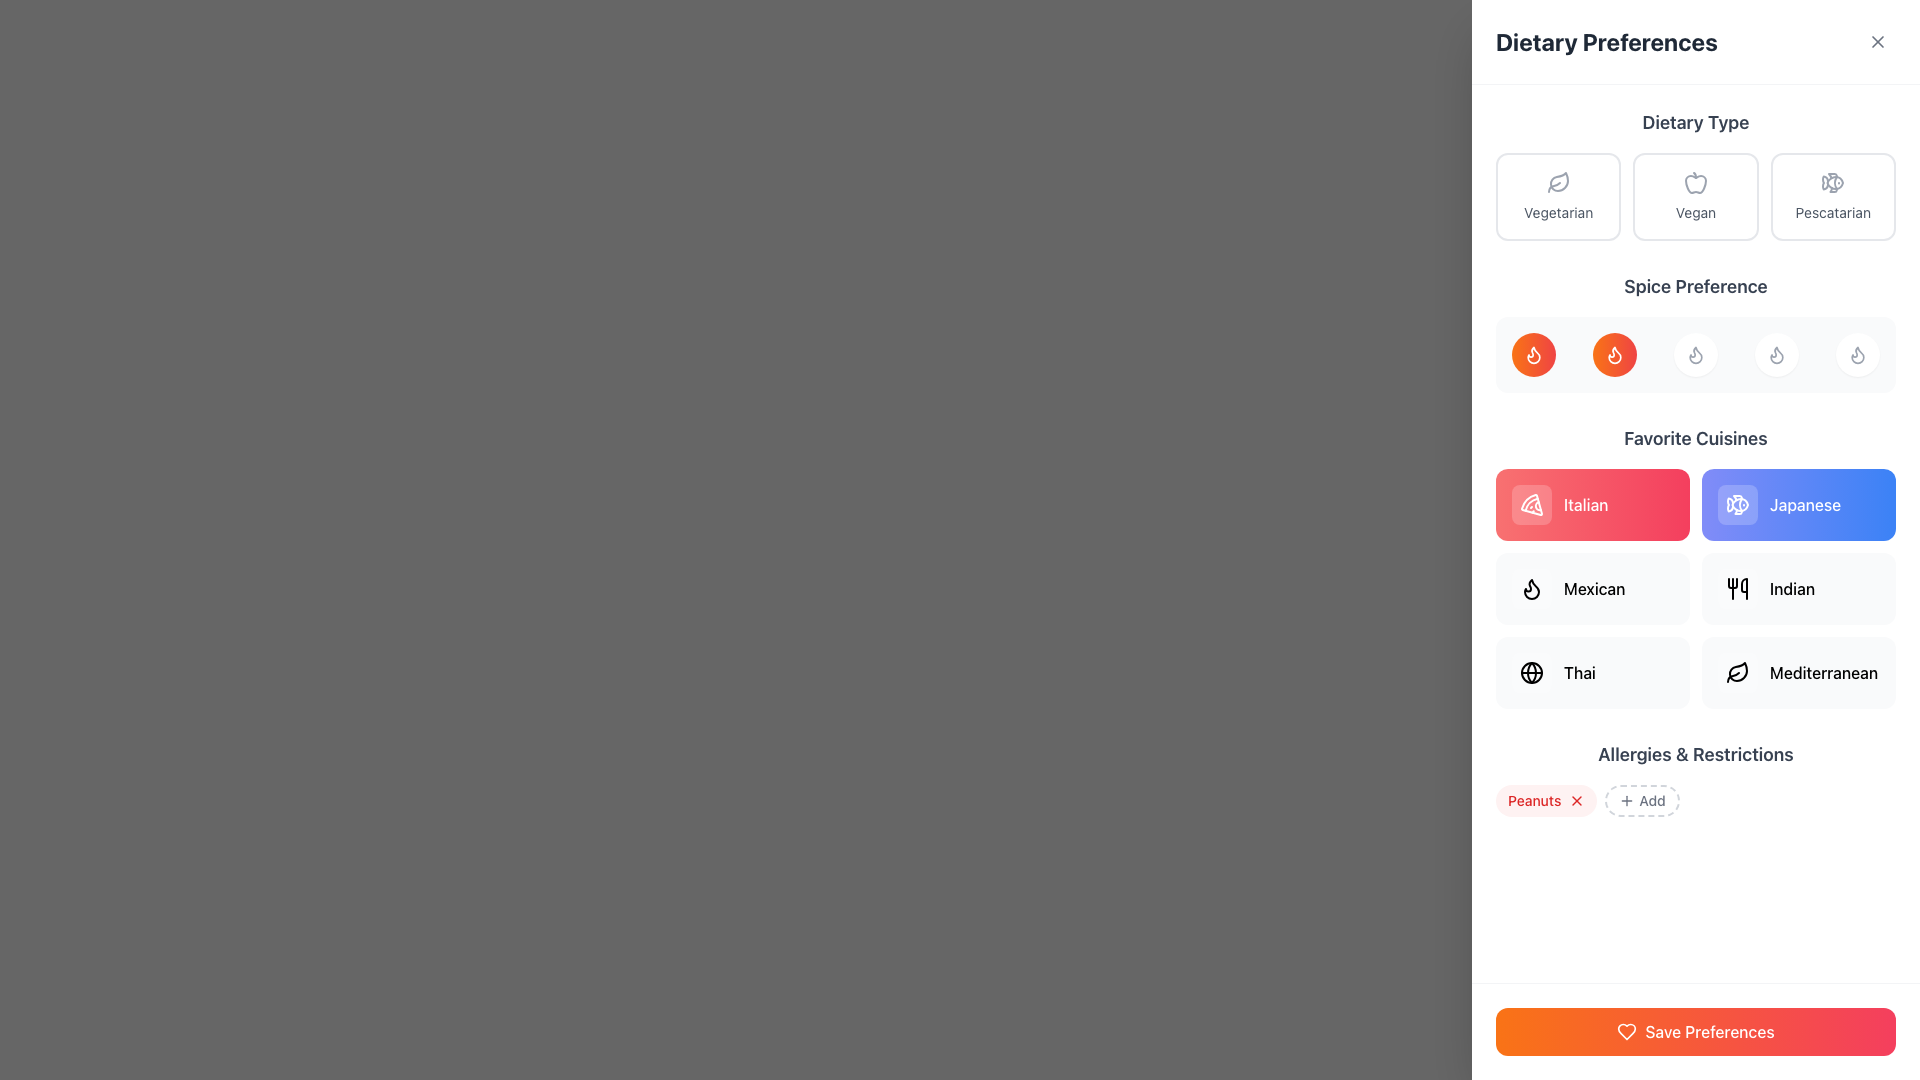 Image resolution: width=1920 pixels, height=1080 pixels. Describe the element at coordinates (1584, 504) in the screenshot. I see `the 'Italian' button located in the 'Favorite Cuisines' section, which is styled with a medium weight font within a red rounded rectangle` at that location.